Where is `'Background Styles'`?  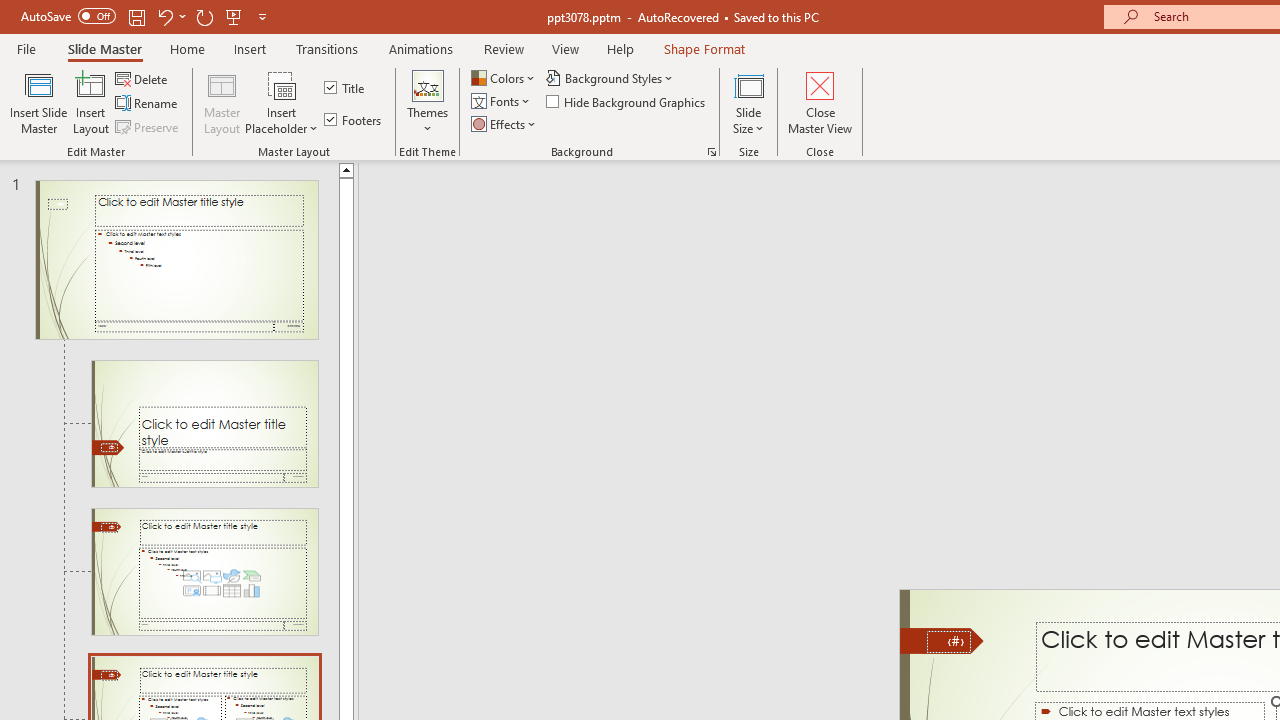
'Background Styles' is located at coordinates (610, 77).